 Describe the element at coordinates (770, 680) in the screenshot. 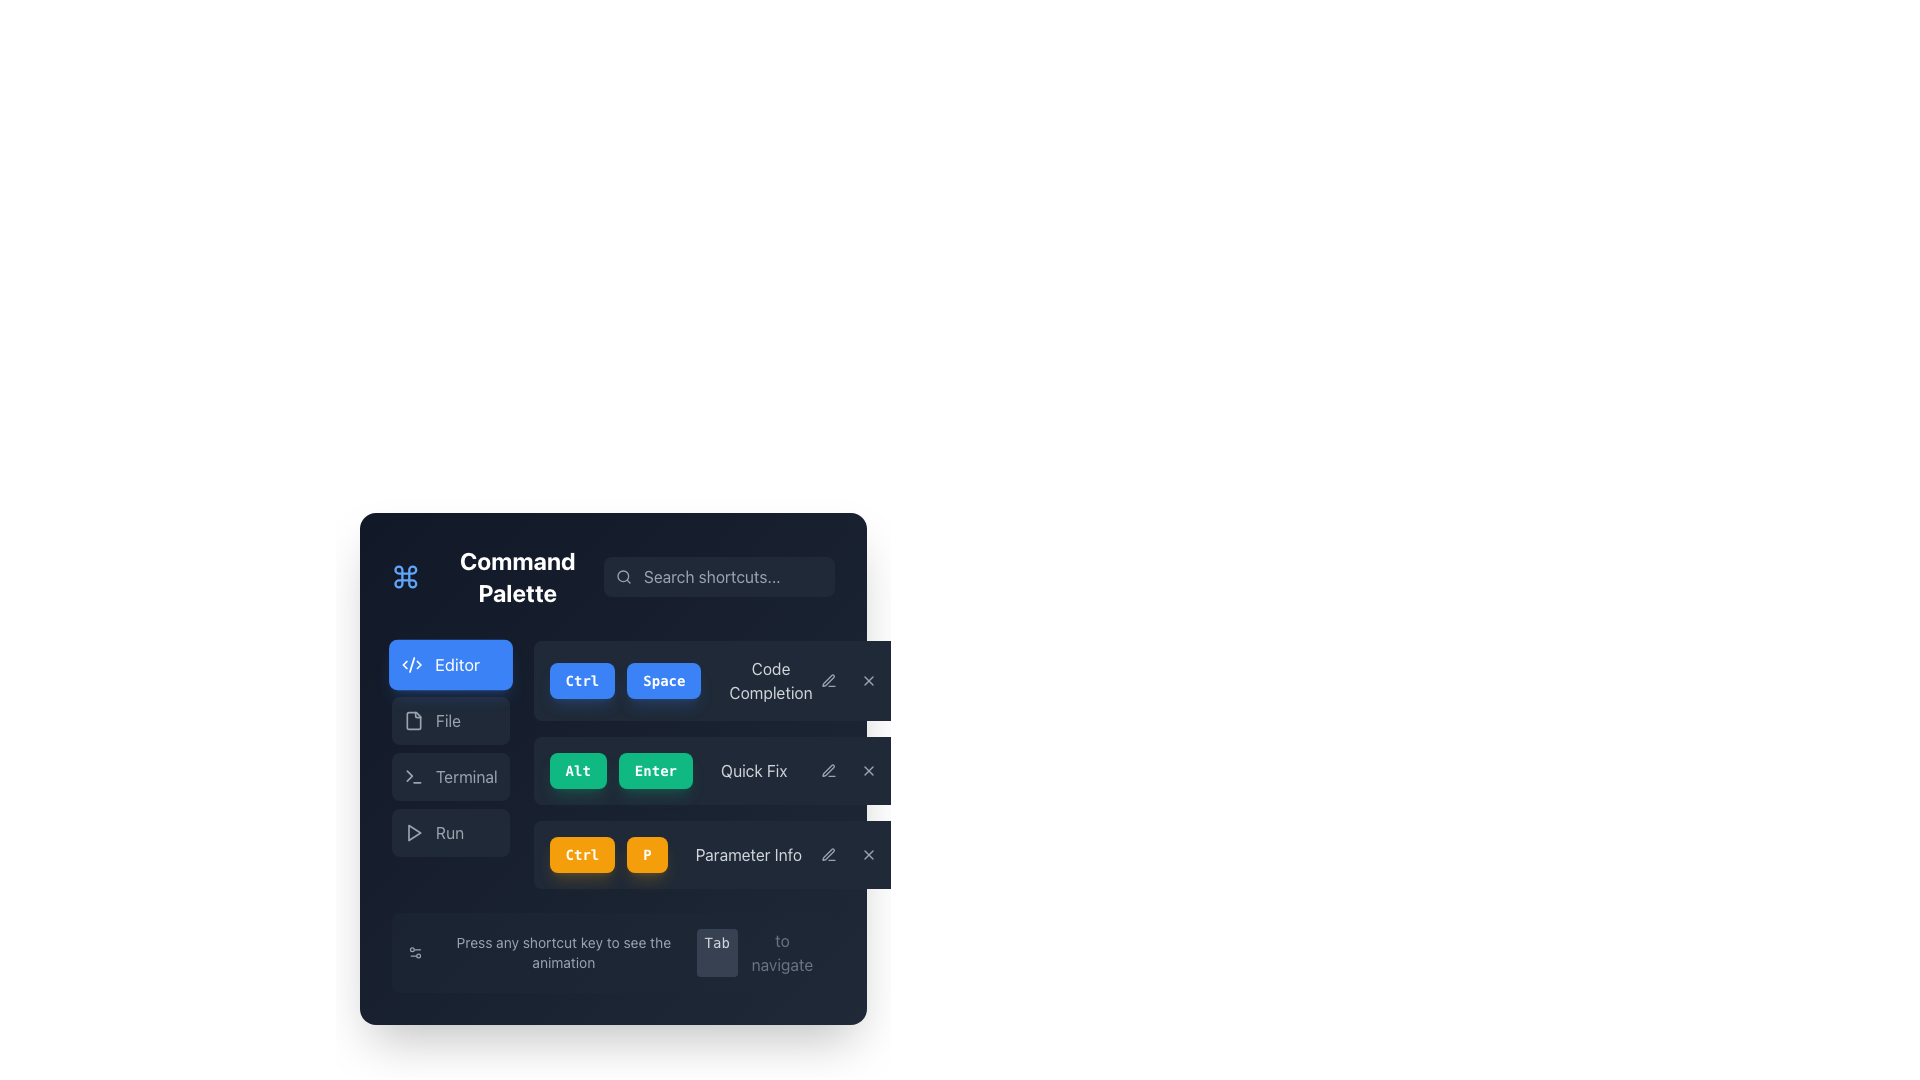

I see `the Text Label that provides information related to the 'Ctrl' and 'Space' buttons in the Command Palette` at that location.